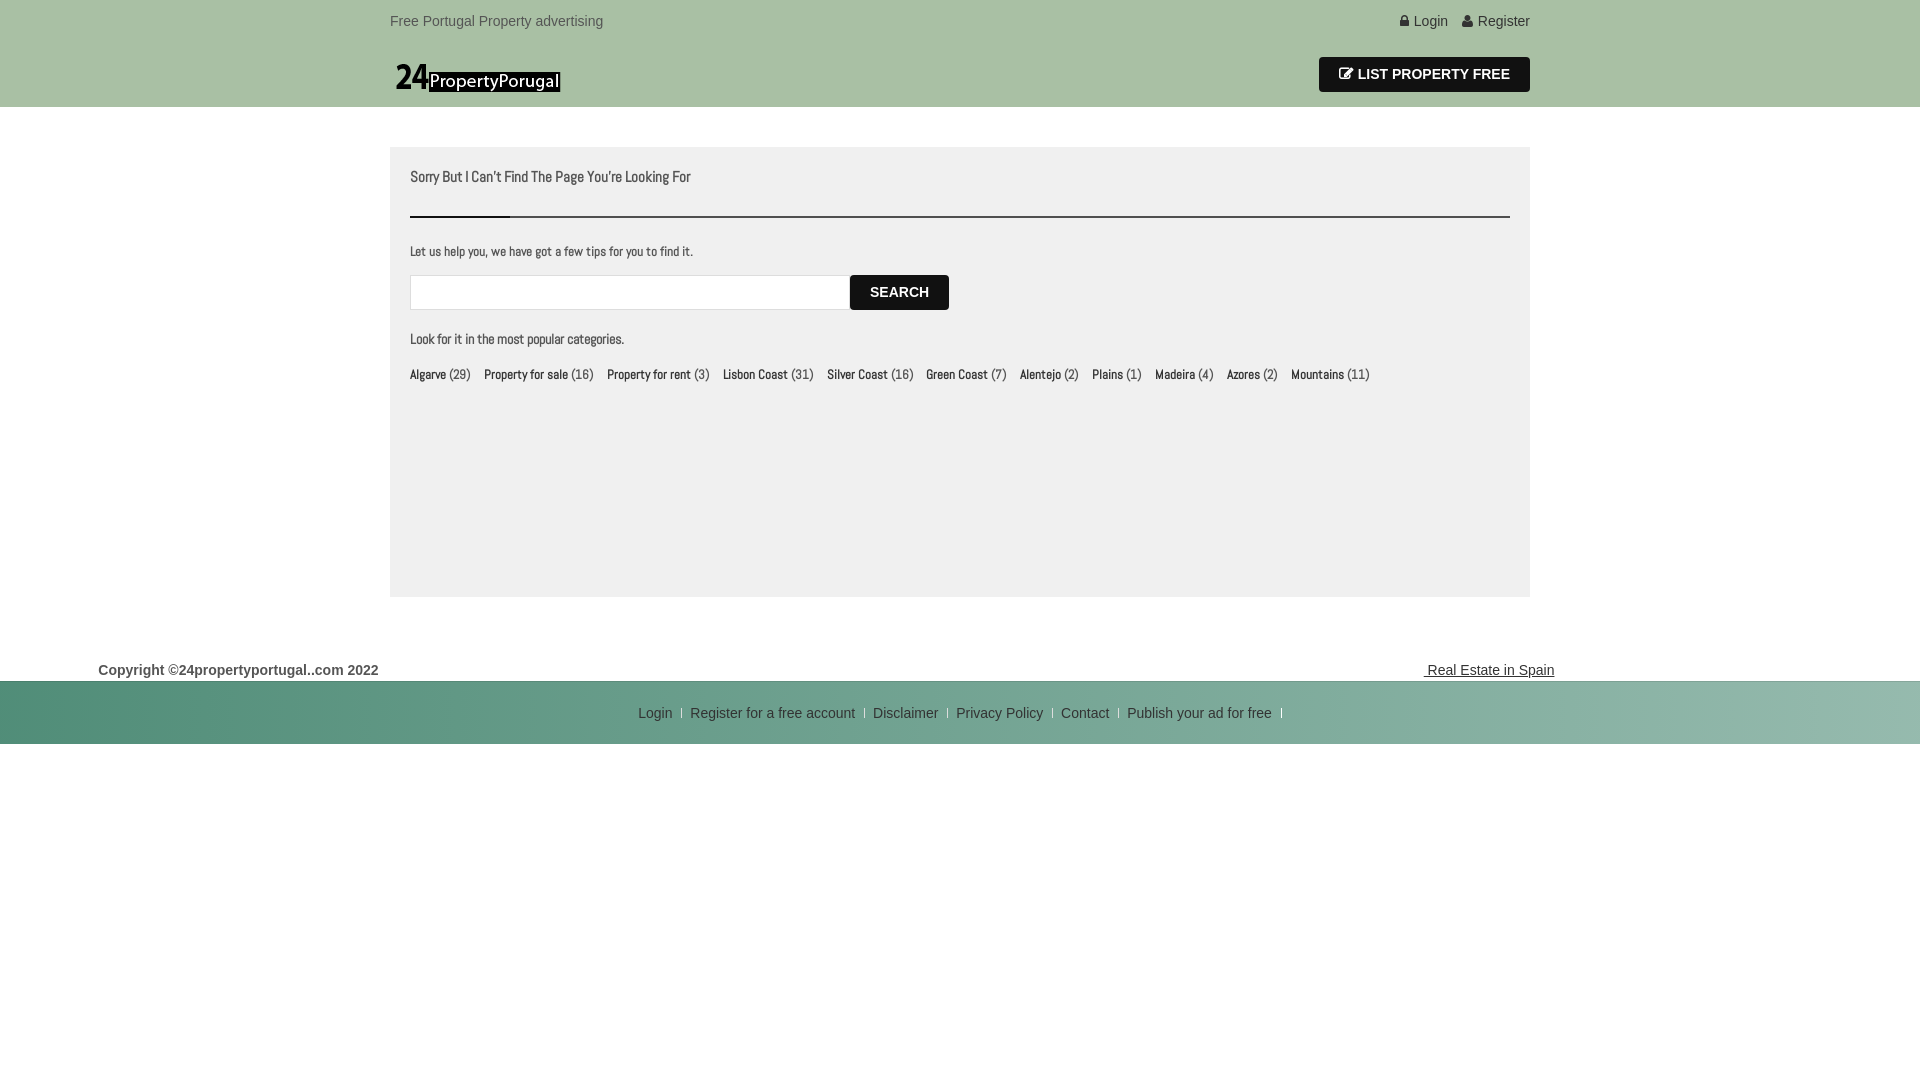  Describe the element at coordinates (925, 374) in the screenshot. I see `'Green Coast'` at that location.